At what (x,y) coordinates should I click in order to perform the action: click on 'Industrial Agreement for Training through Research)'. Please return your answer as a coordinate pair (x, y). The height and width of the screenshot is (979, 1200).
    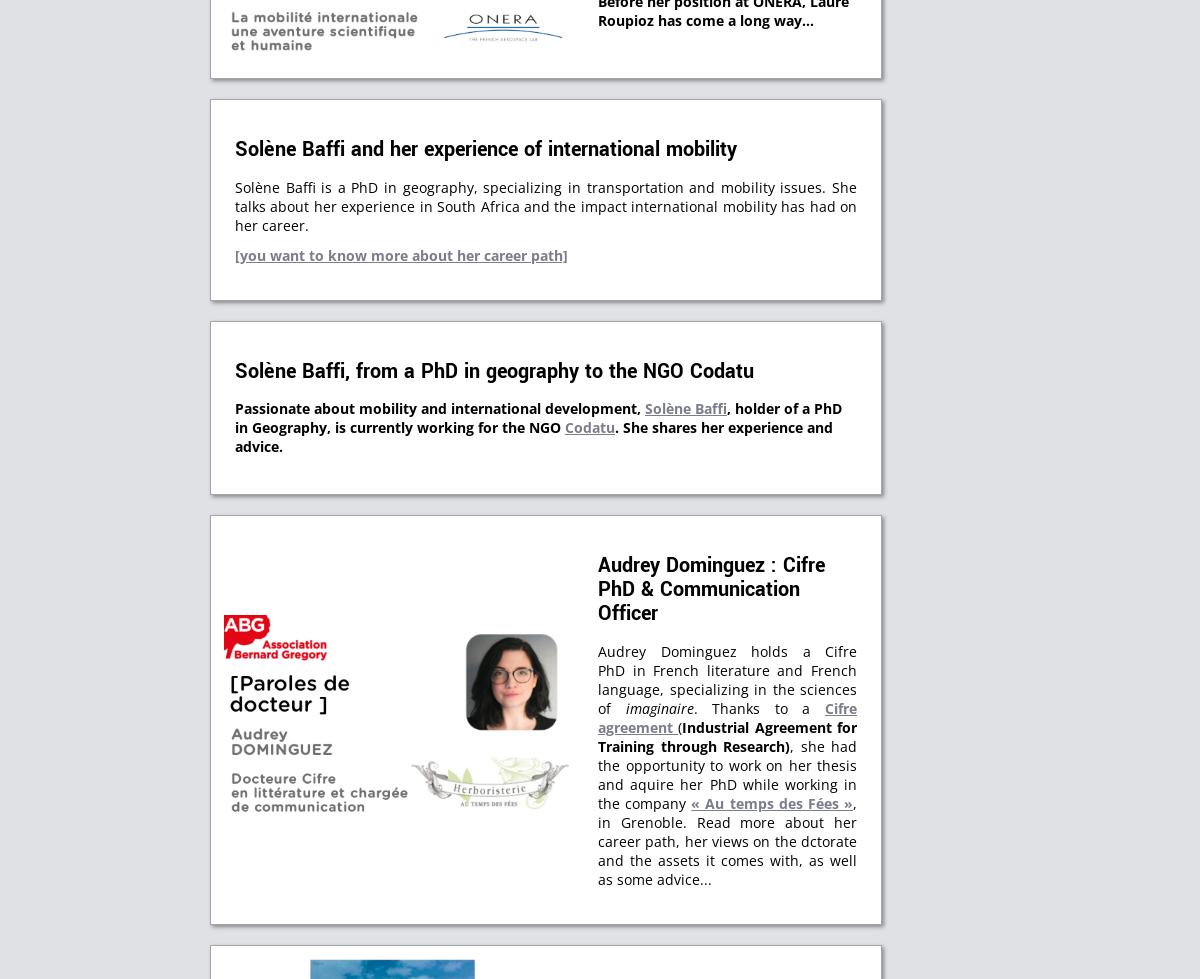
    Looking at the image, I should click on (727, 735).